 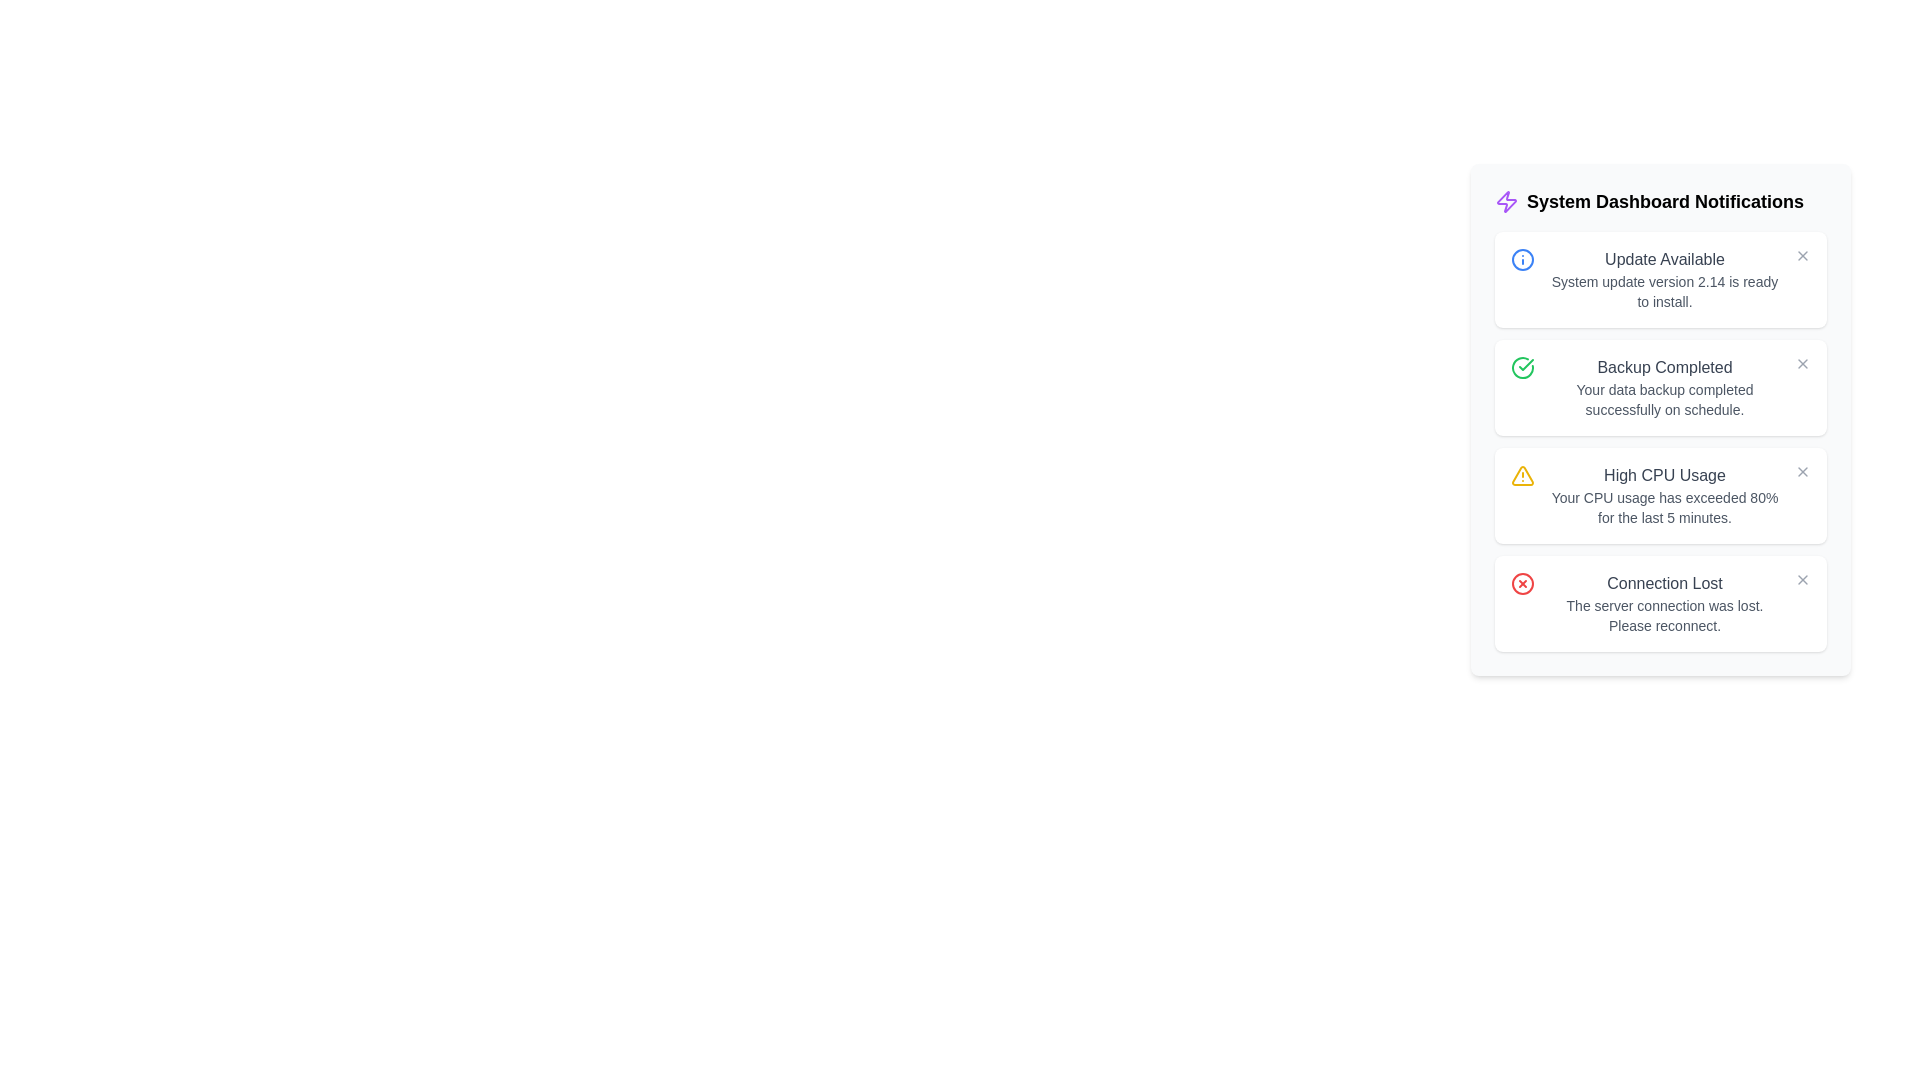 What do you see at coordinates (1665, 280) in the screenshot?
I see `text block displaying 'Update Available' with the subtext 'System update version 2.14 is ready to install.' located in the first notification card on the right-hand side of the interface` at bounding box center [1665, 280].